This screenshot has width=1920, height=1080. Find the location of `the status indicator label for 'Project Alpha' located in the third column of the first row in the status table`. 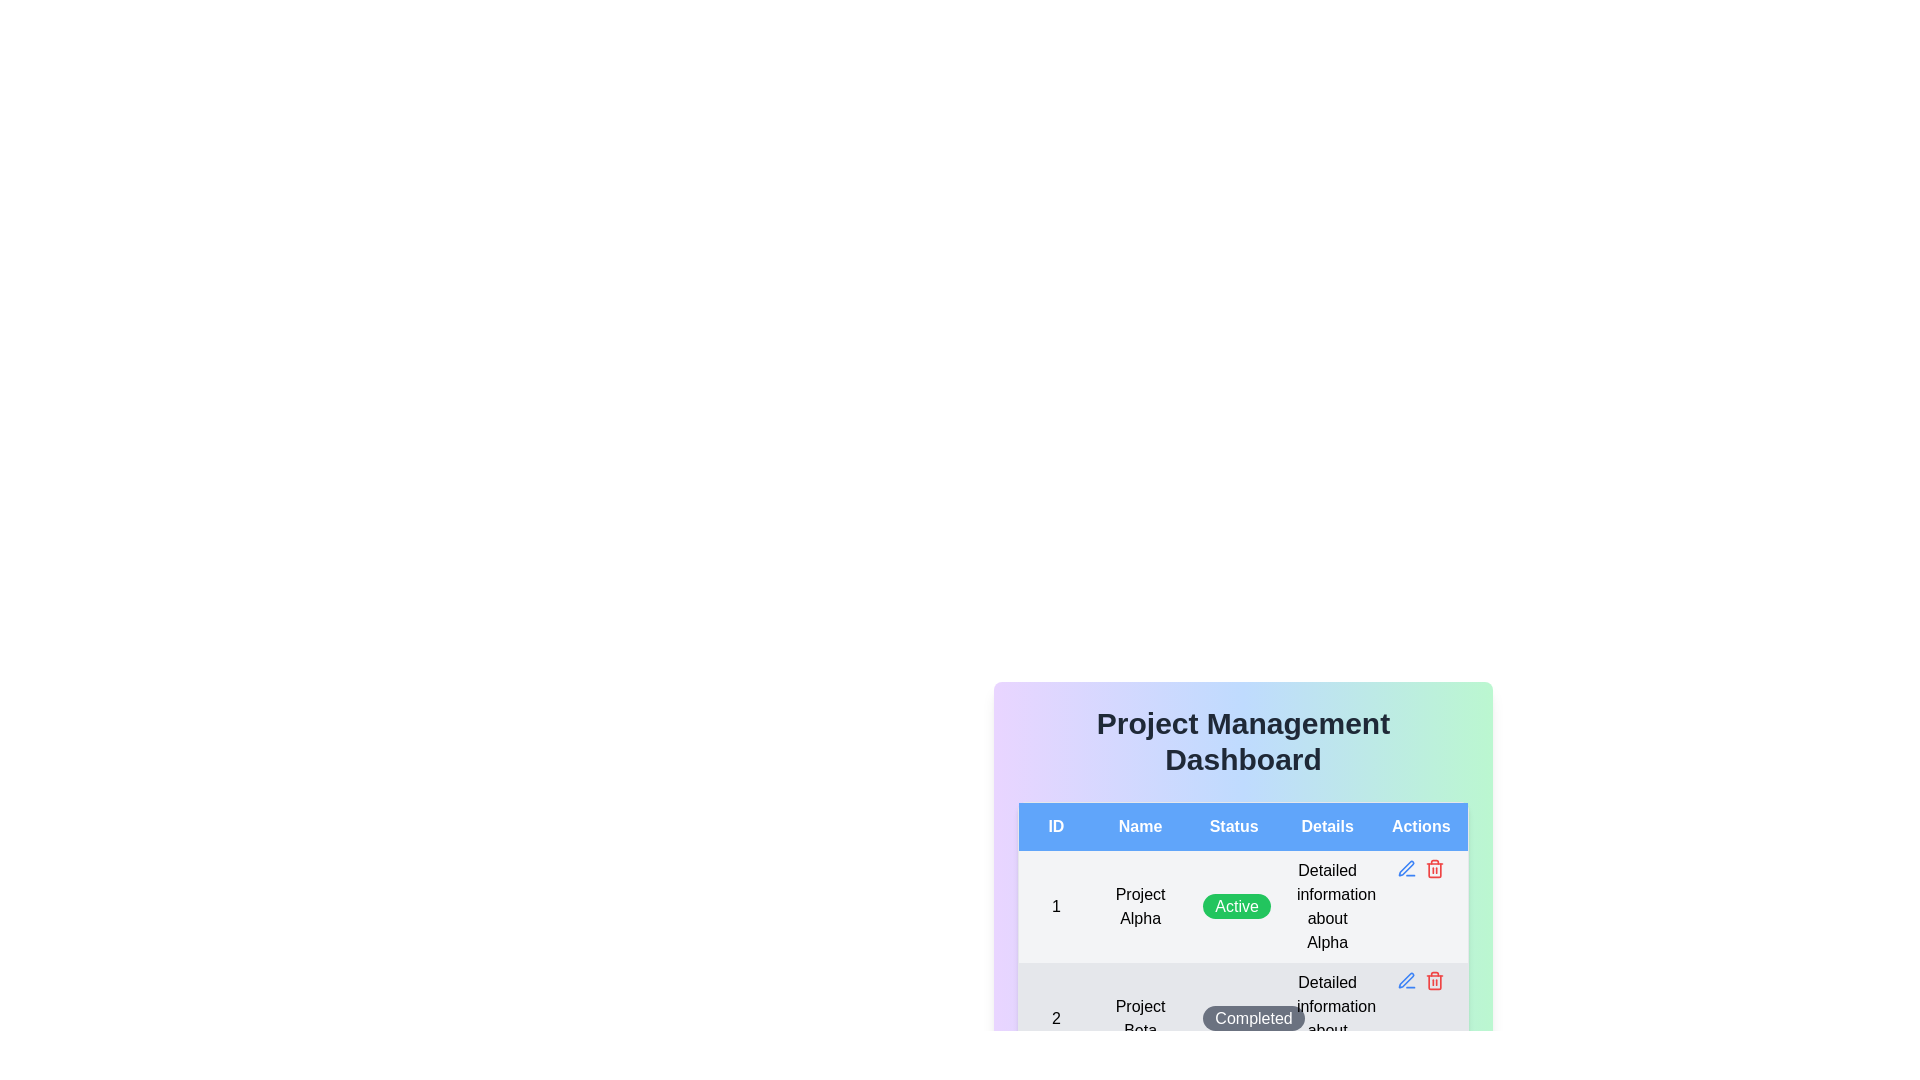

the status indicator label for 'Project Alpha' located in the third column of the first row in the status table is located at coordinates (1233, 906).